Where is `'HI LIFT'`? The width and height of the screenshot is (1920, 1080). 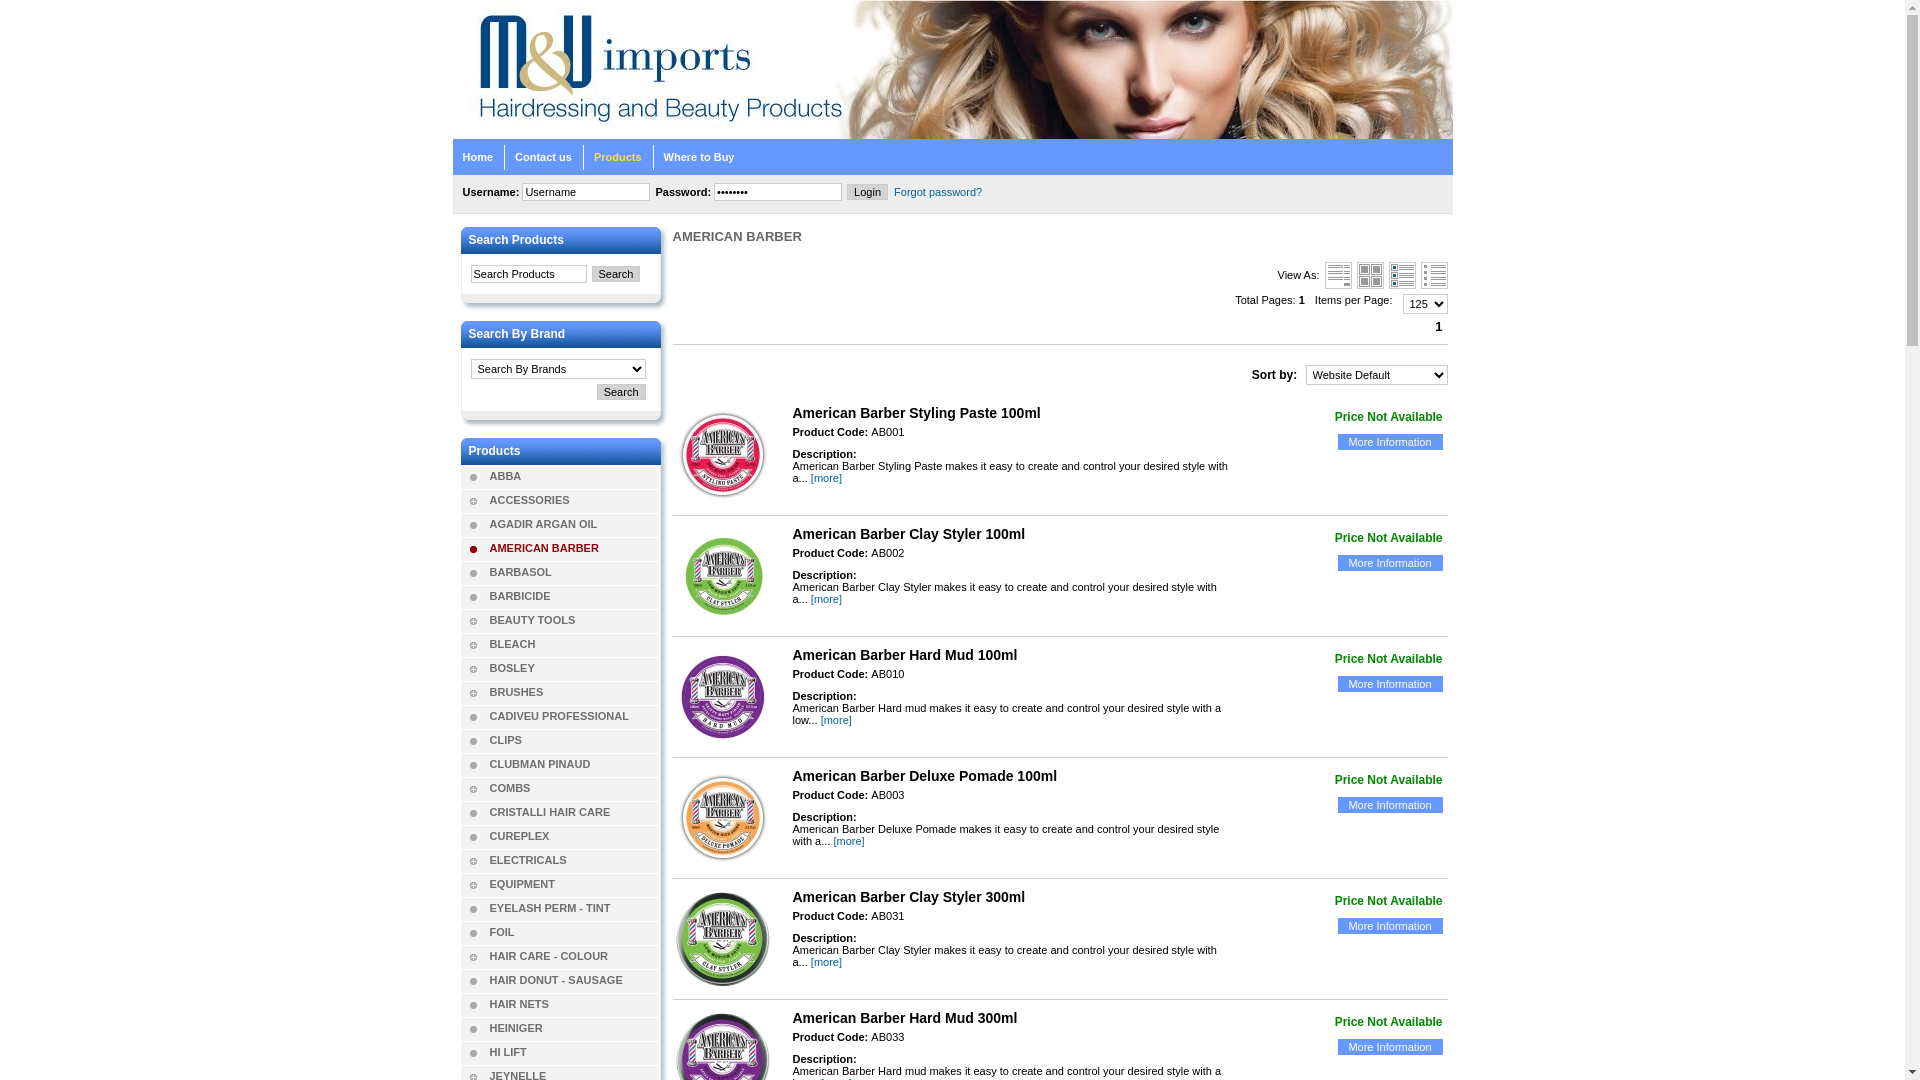
'HI LIFT' is located at coordinates (573, 1051).